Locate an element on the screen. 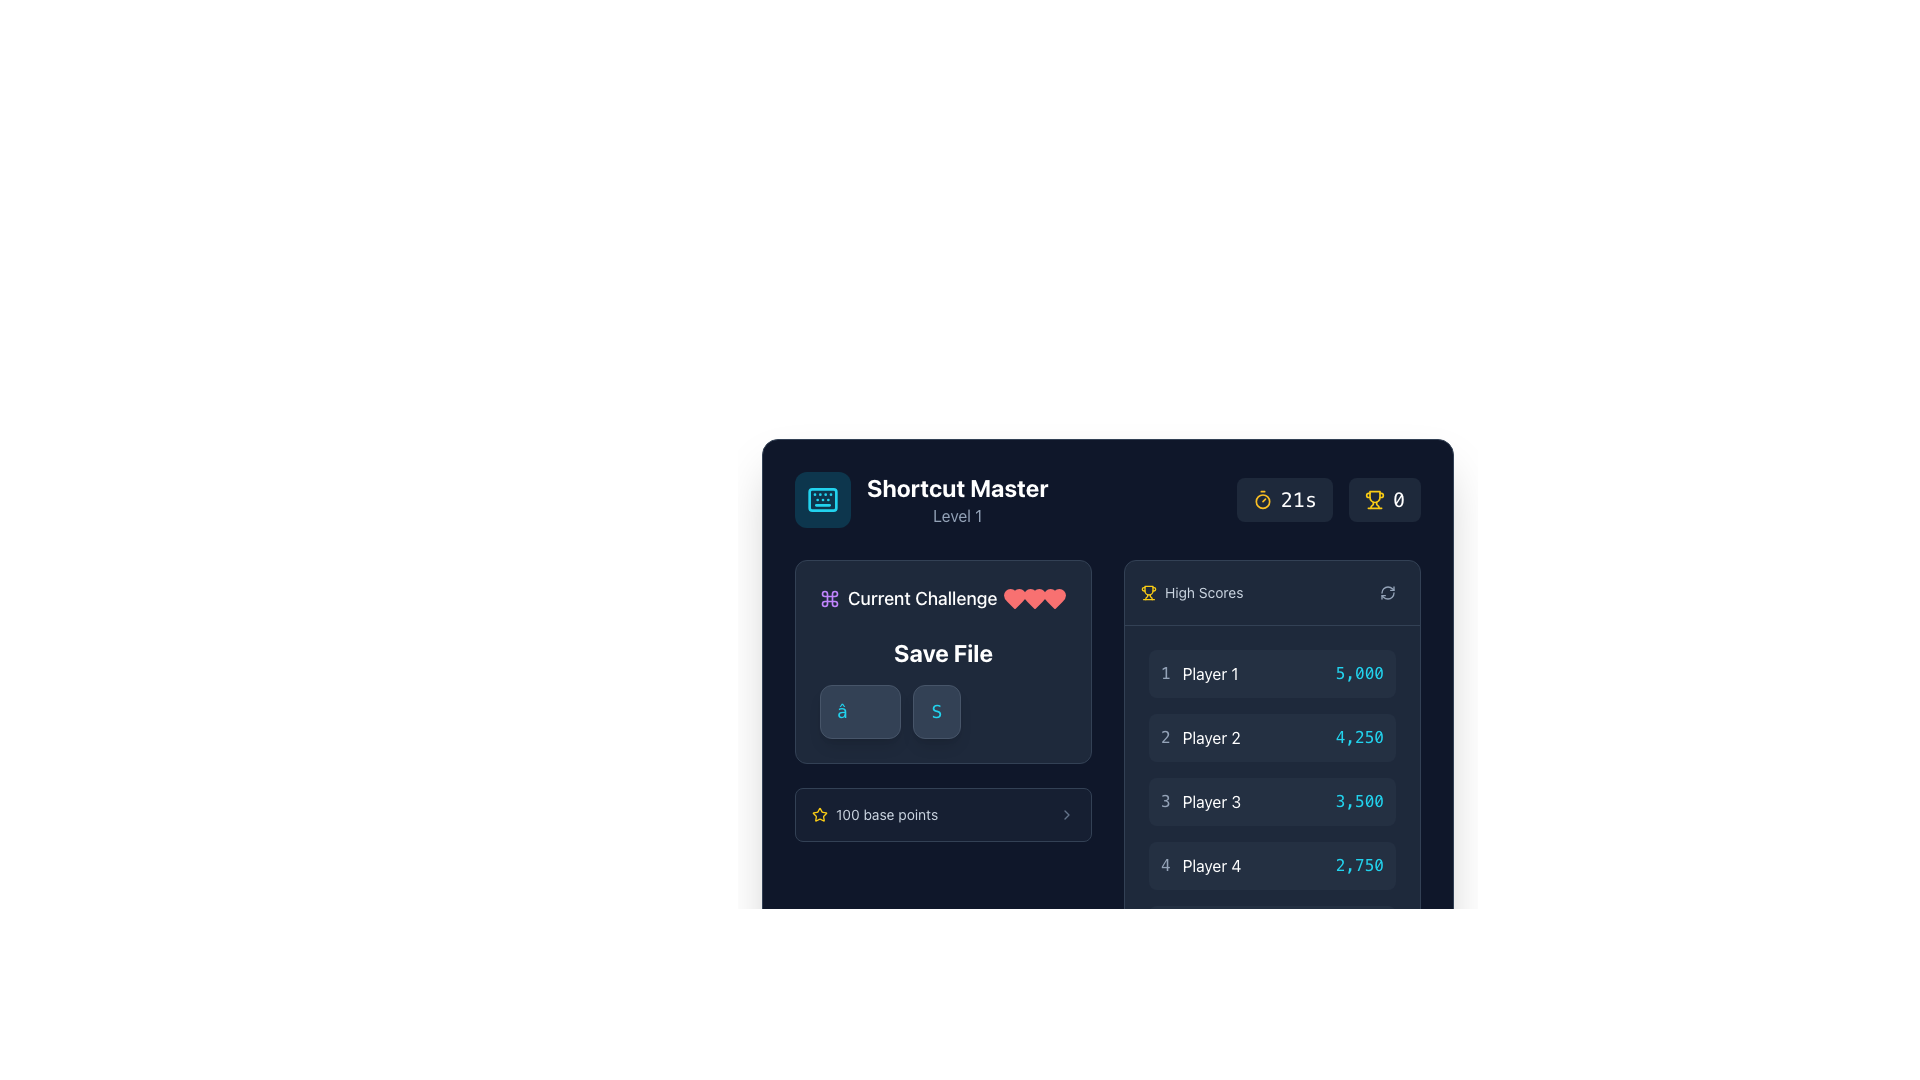 The image size is (1920, 1080). the value displayed on the score indicator badge located in the top-right corner of the interface, adjacent to a similar badge showing time value is located at coordinates (1383, 499).